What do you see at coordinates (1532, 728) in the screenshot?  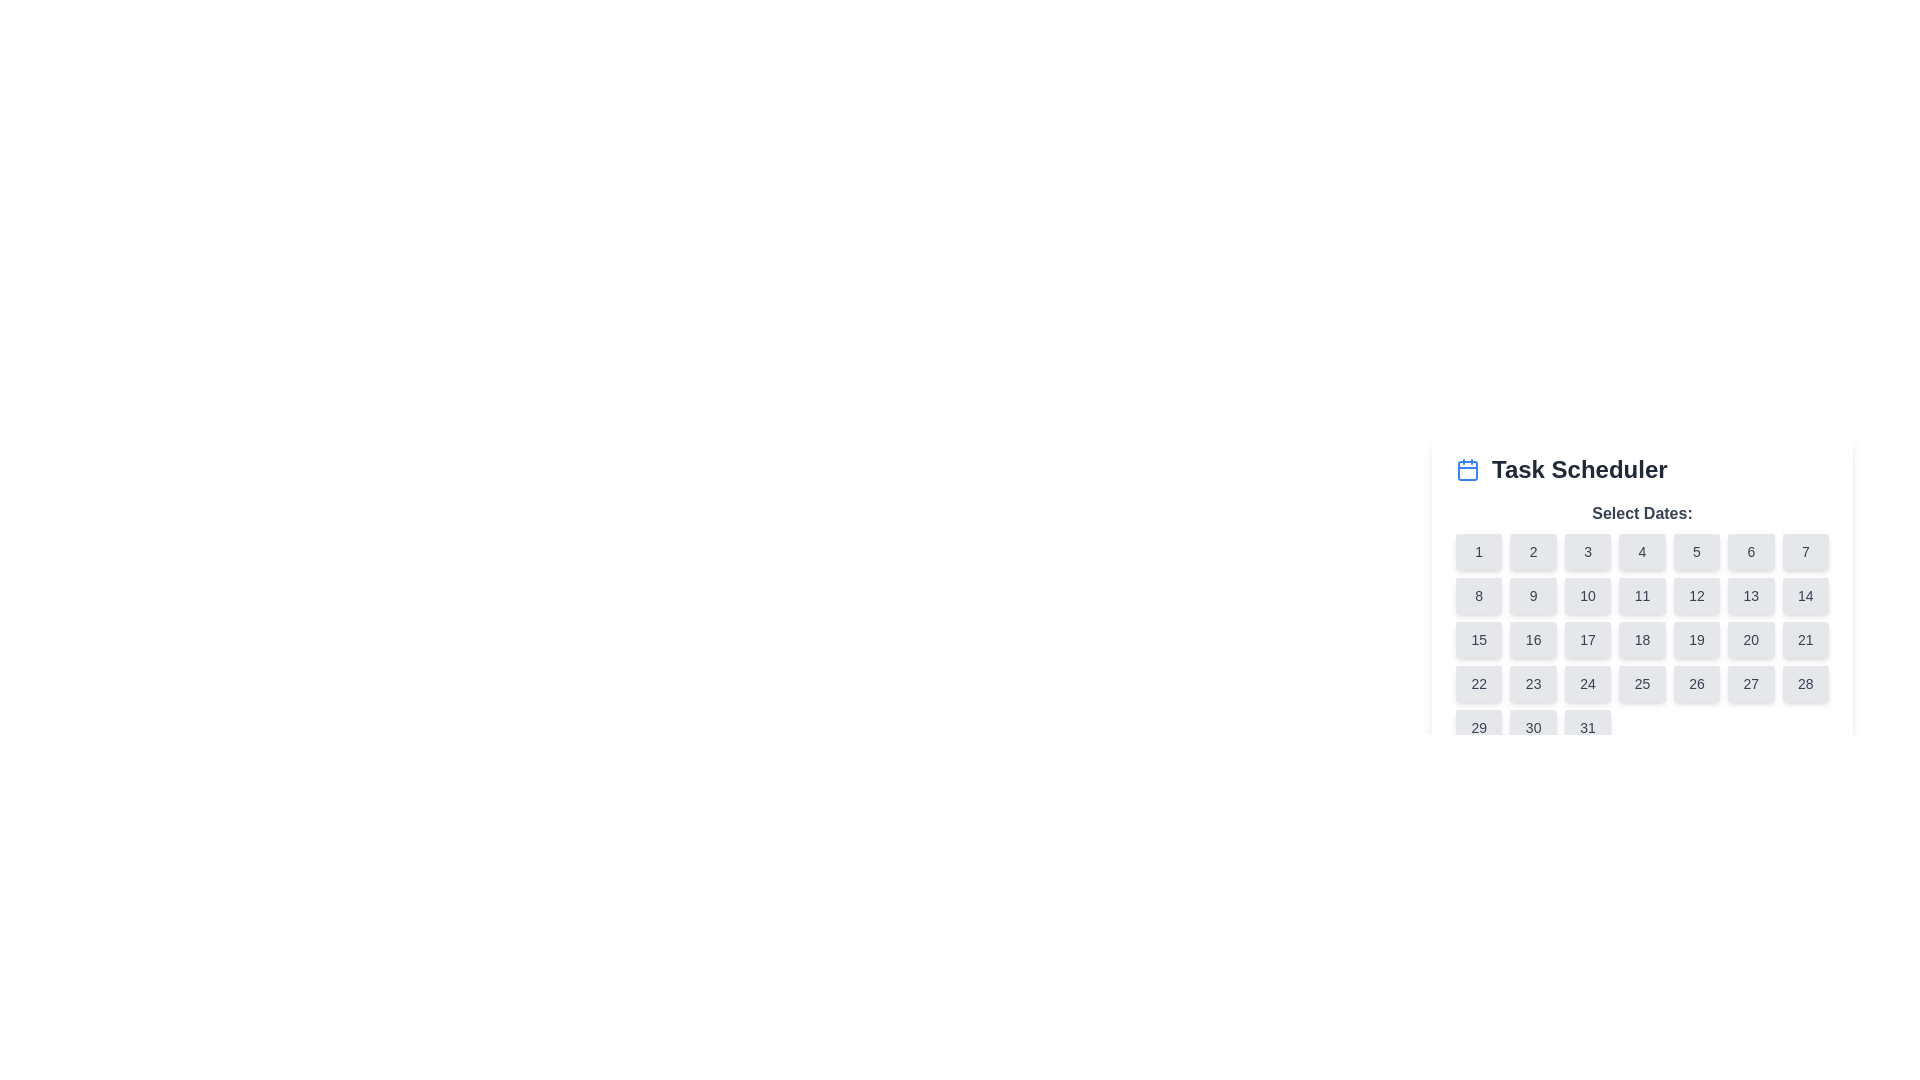 I see `the rectangular button displaying the number '30' in the 'Select Dates' section of the calendar` at bounding box center [1532, 728].